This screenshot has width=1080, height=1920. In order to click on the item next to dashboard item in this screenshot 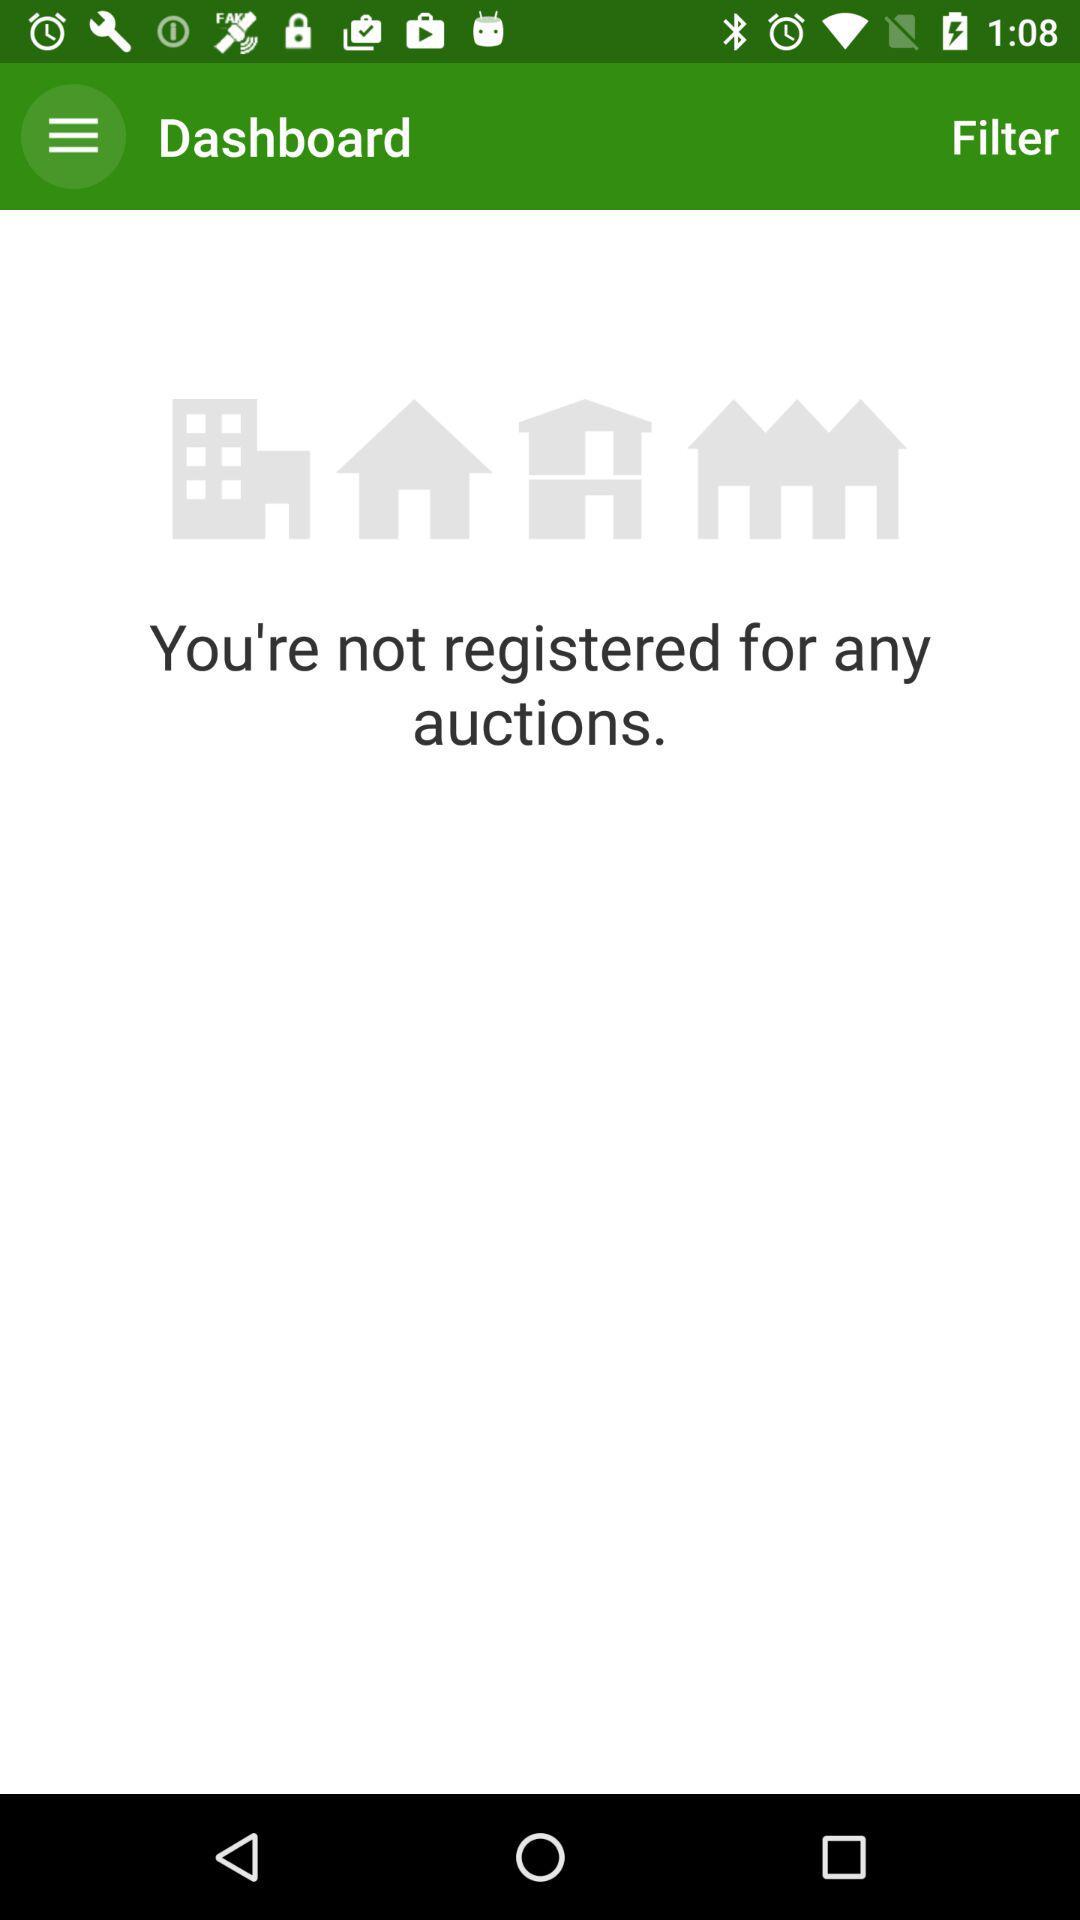, I will do `click(72, 135)`.